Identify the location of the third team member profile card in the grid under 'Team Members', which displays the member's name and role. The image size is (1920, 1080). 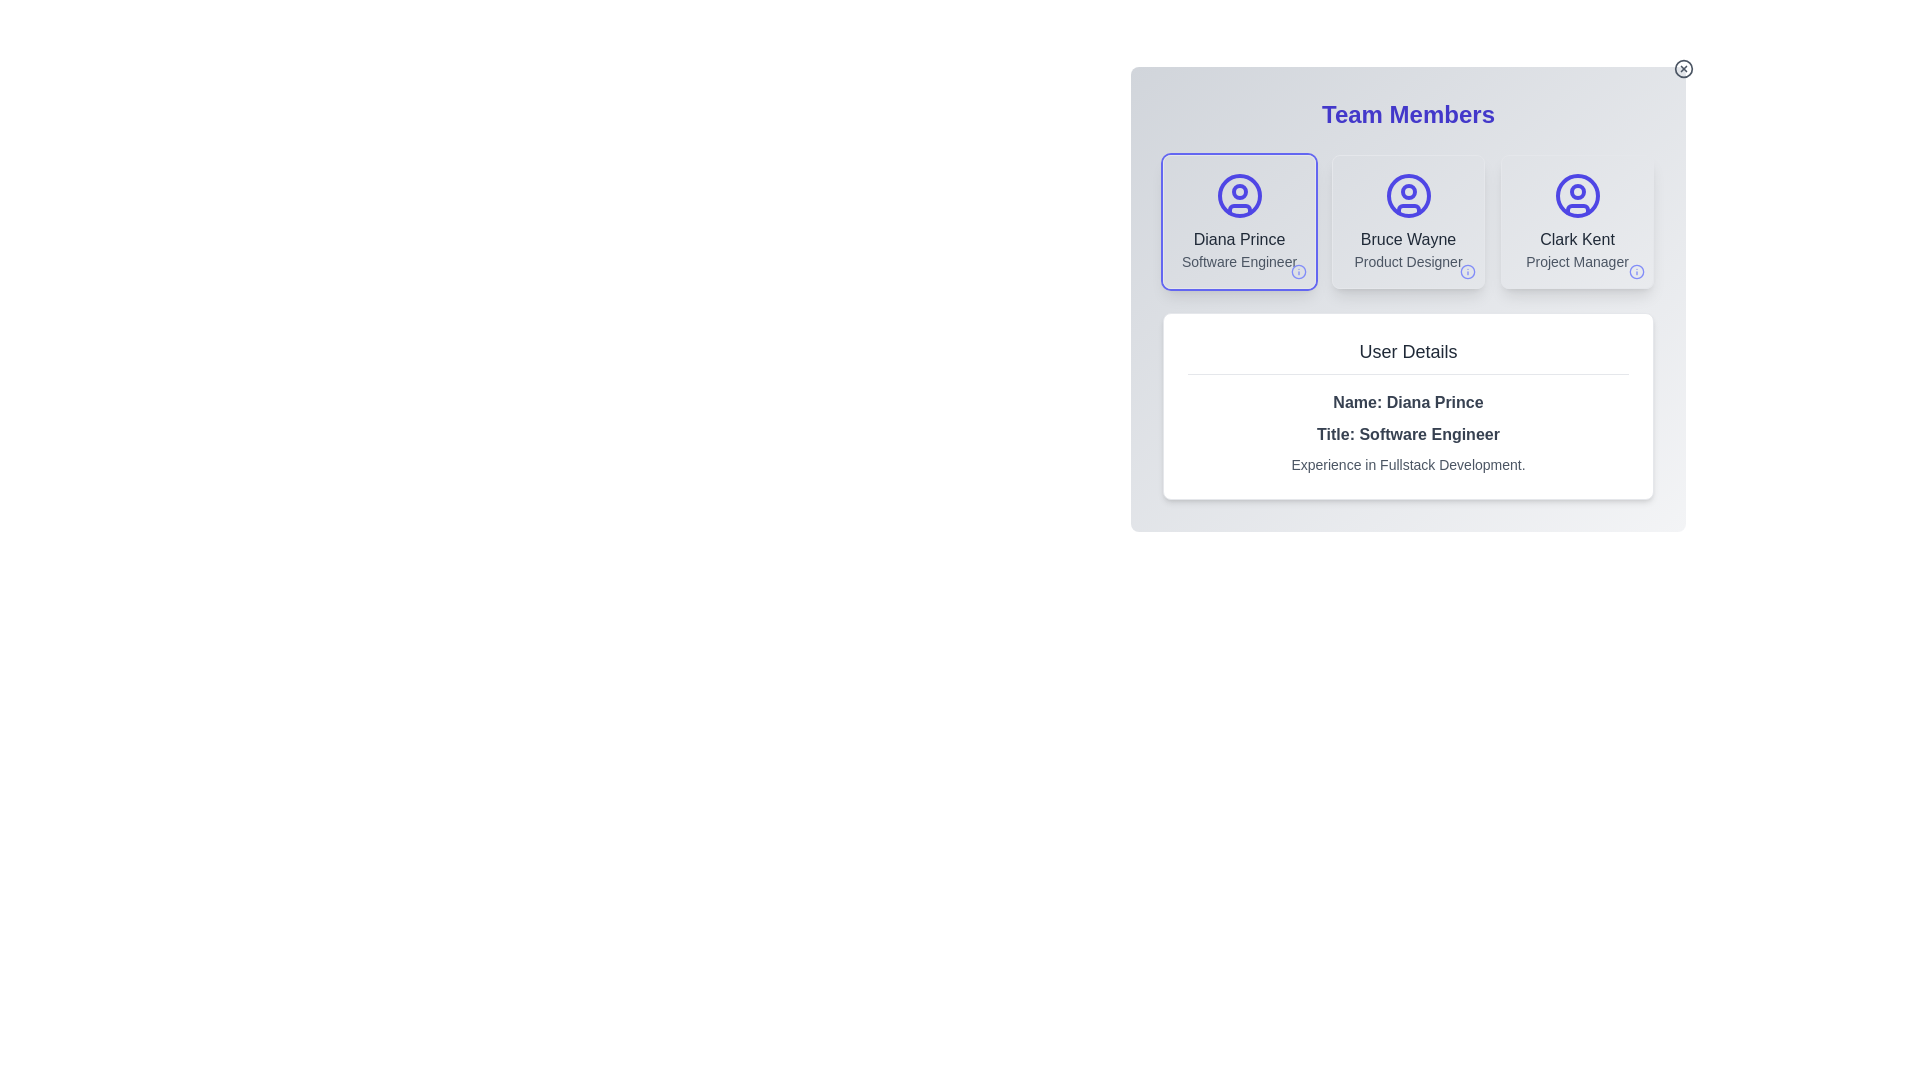
(1576, 222).